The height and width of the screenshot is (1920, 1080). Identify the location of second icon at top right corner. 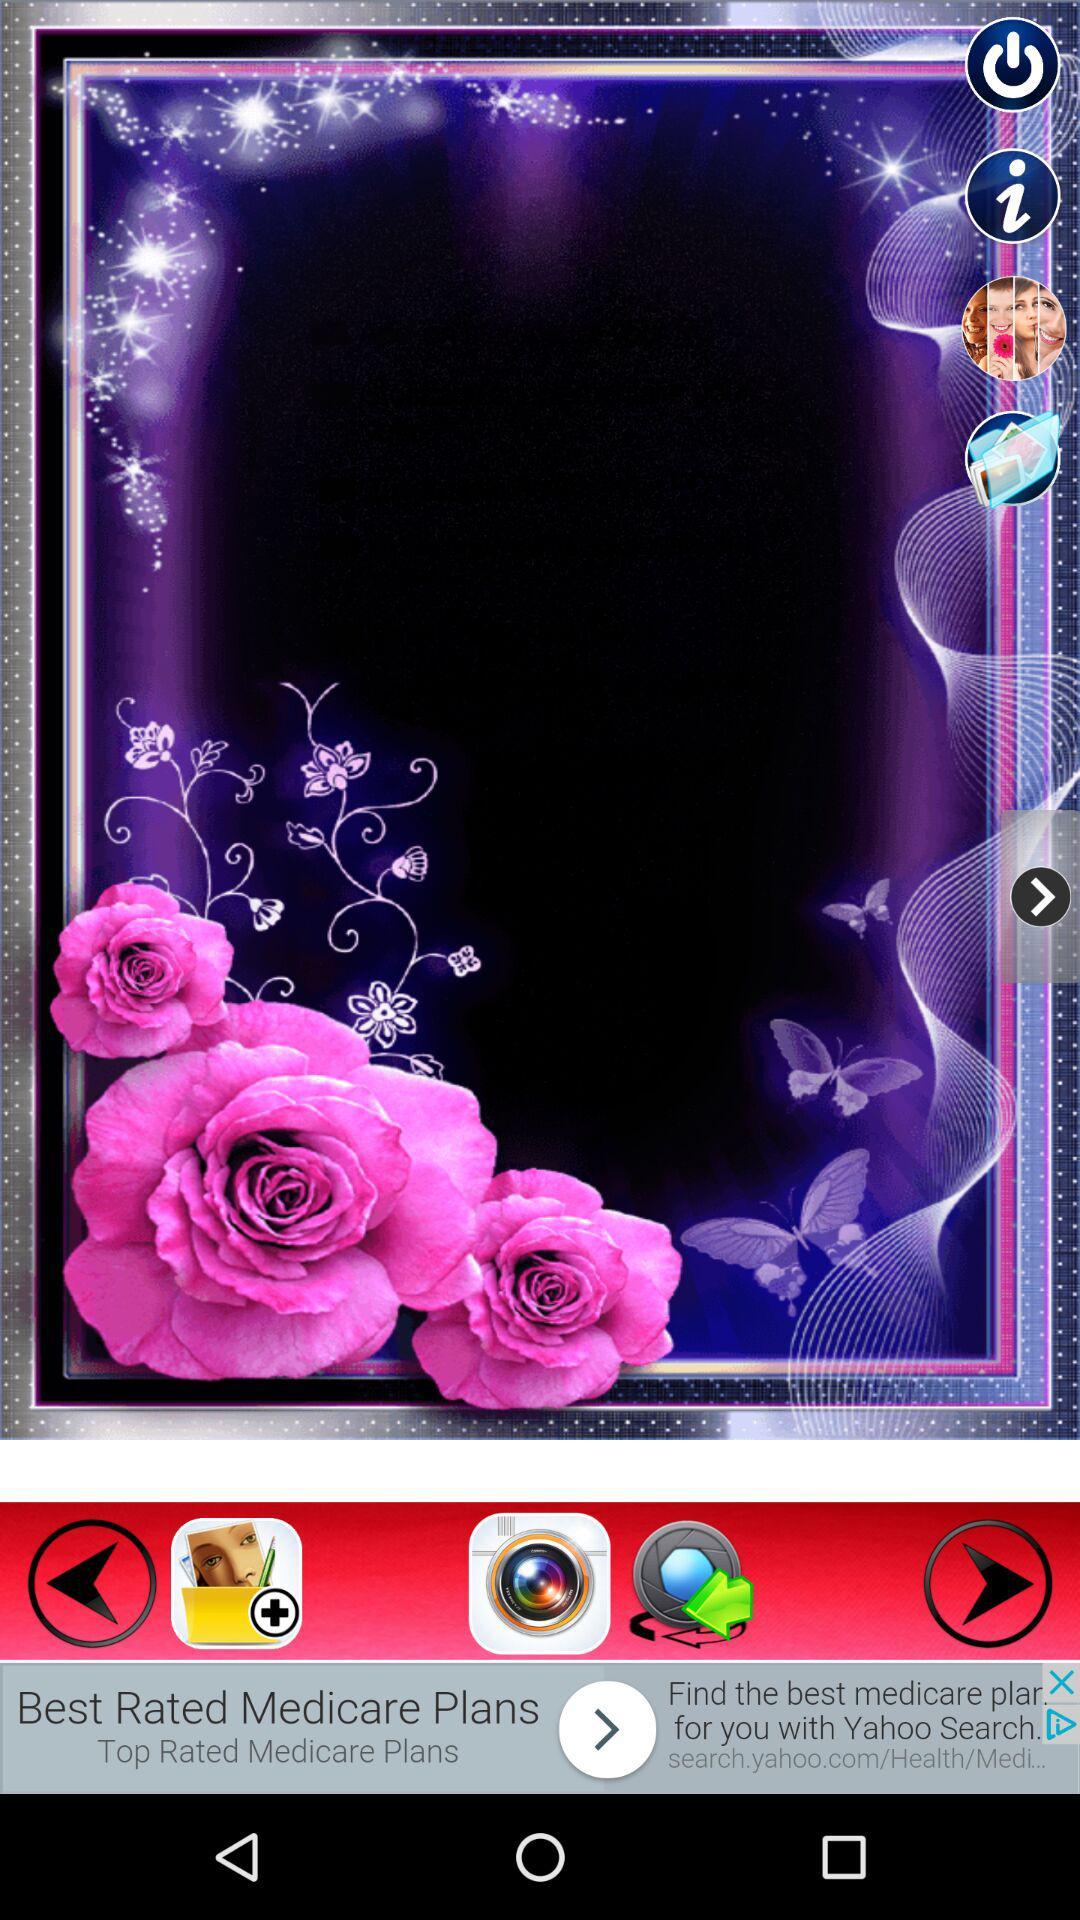
(1014, 197).